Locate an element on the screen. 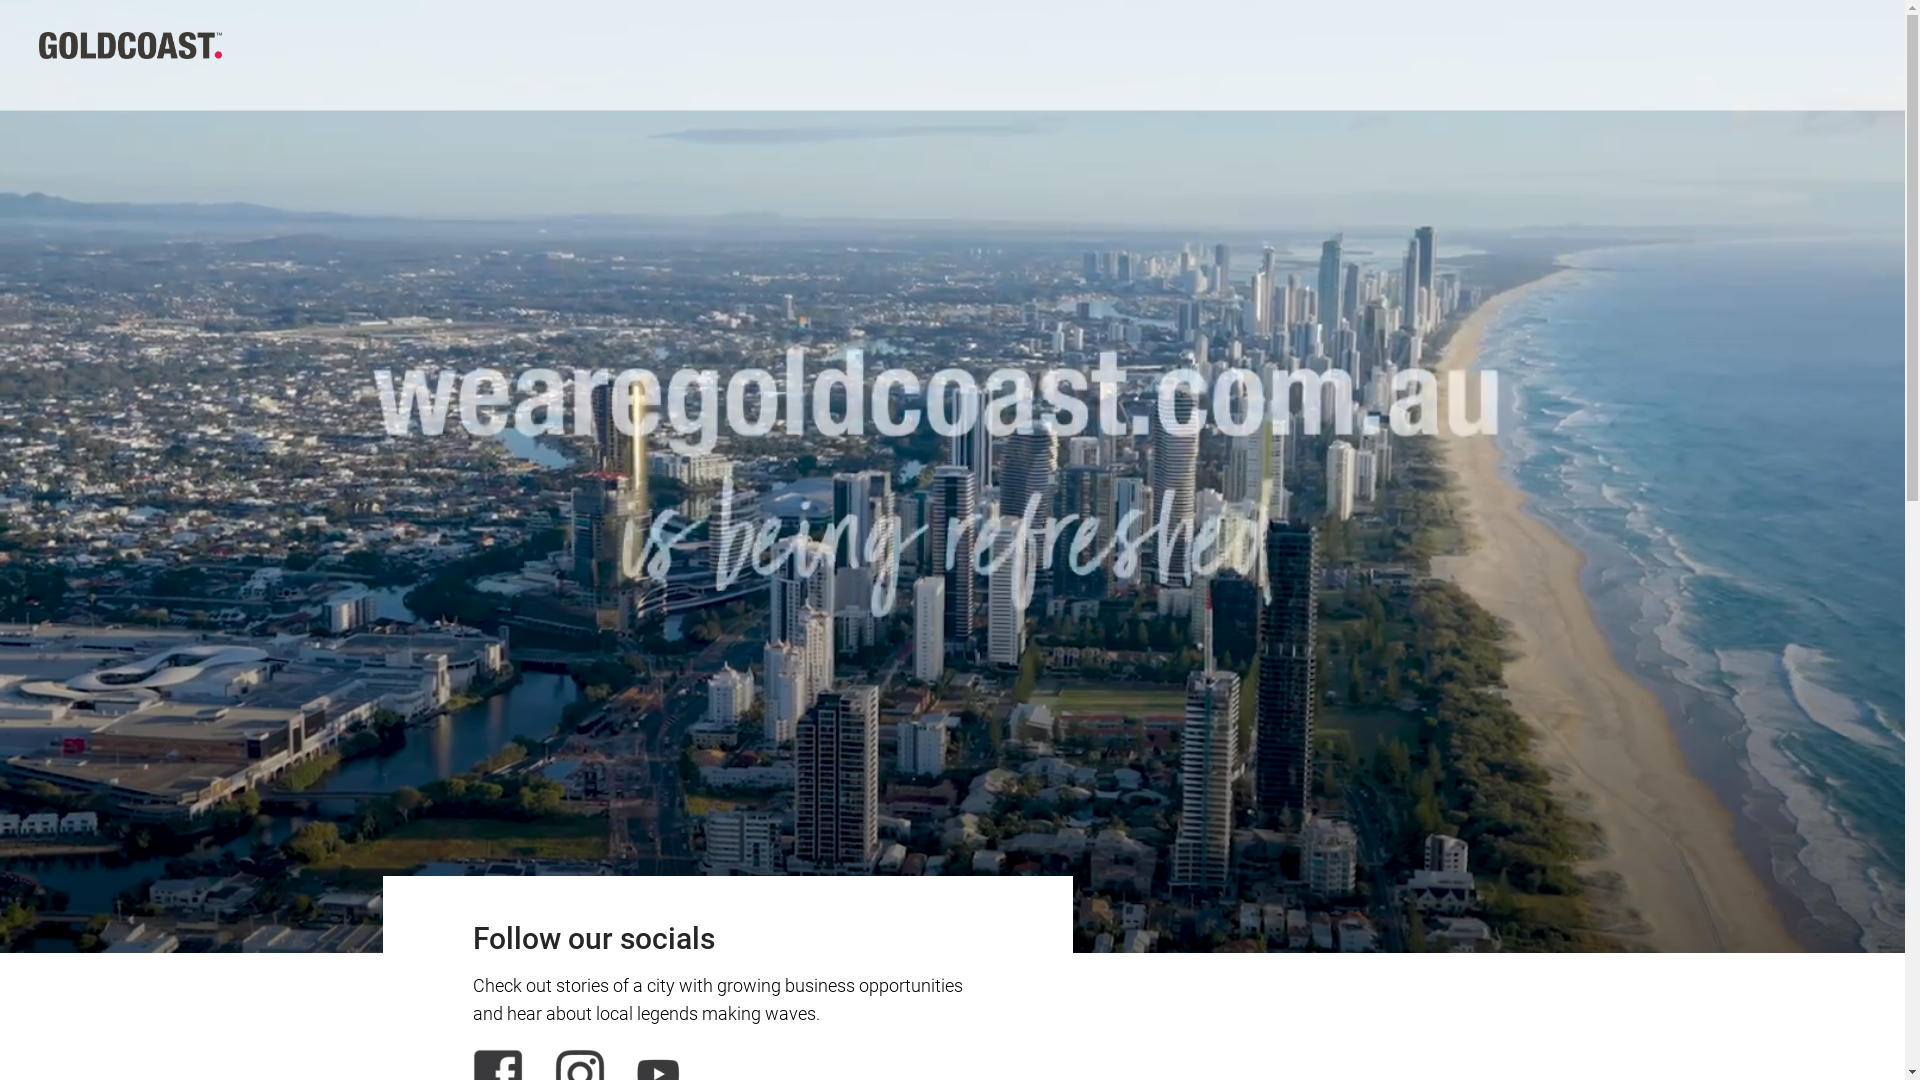 Image resolution: width=1920 pixels, height=1080 pixels. 'Wearegc' is located at coordinates (129, 43).